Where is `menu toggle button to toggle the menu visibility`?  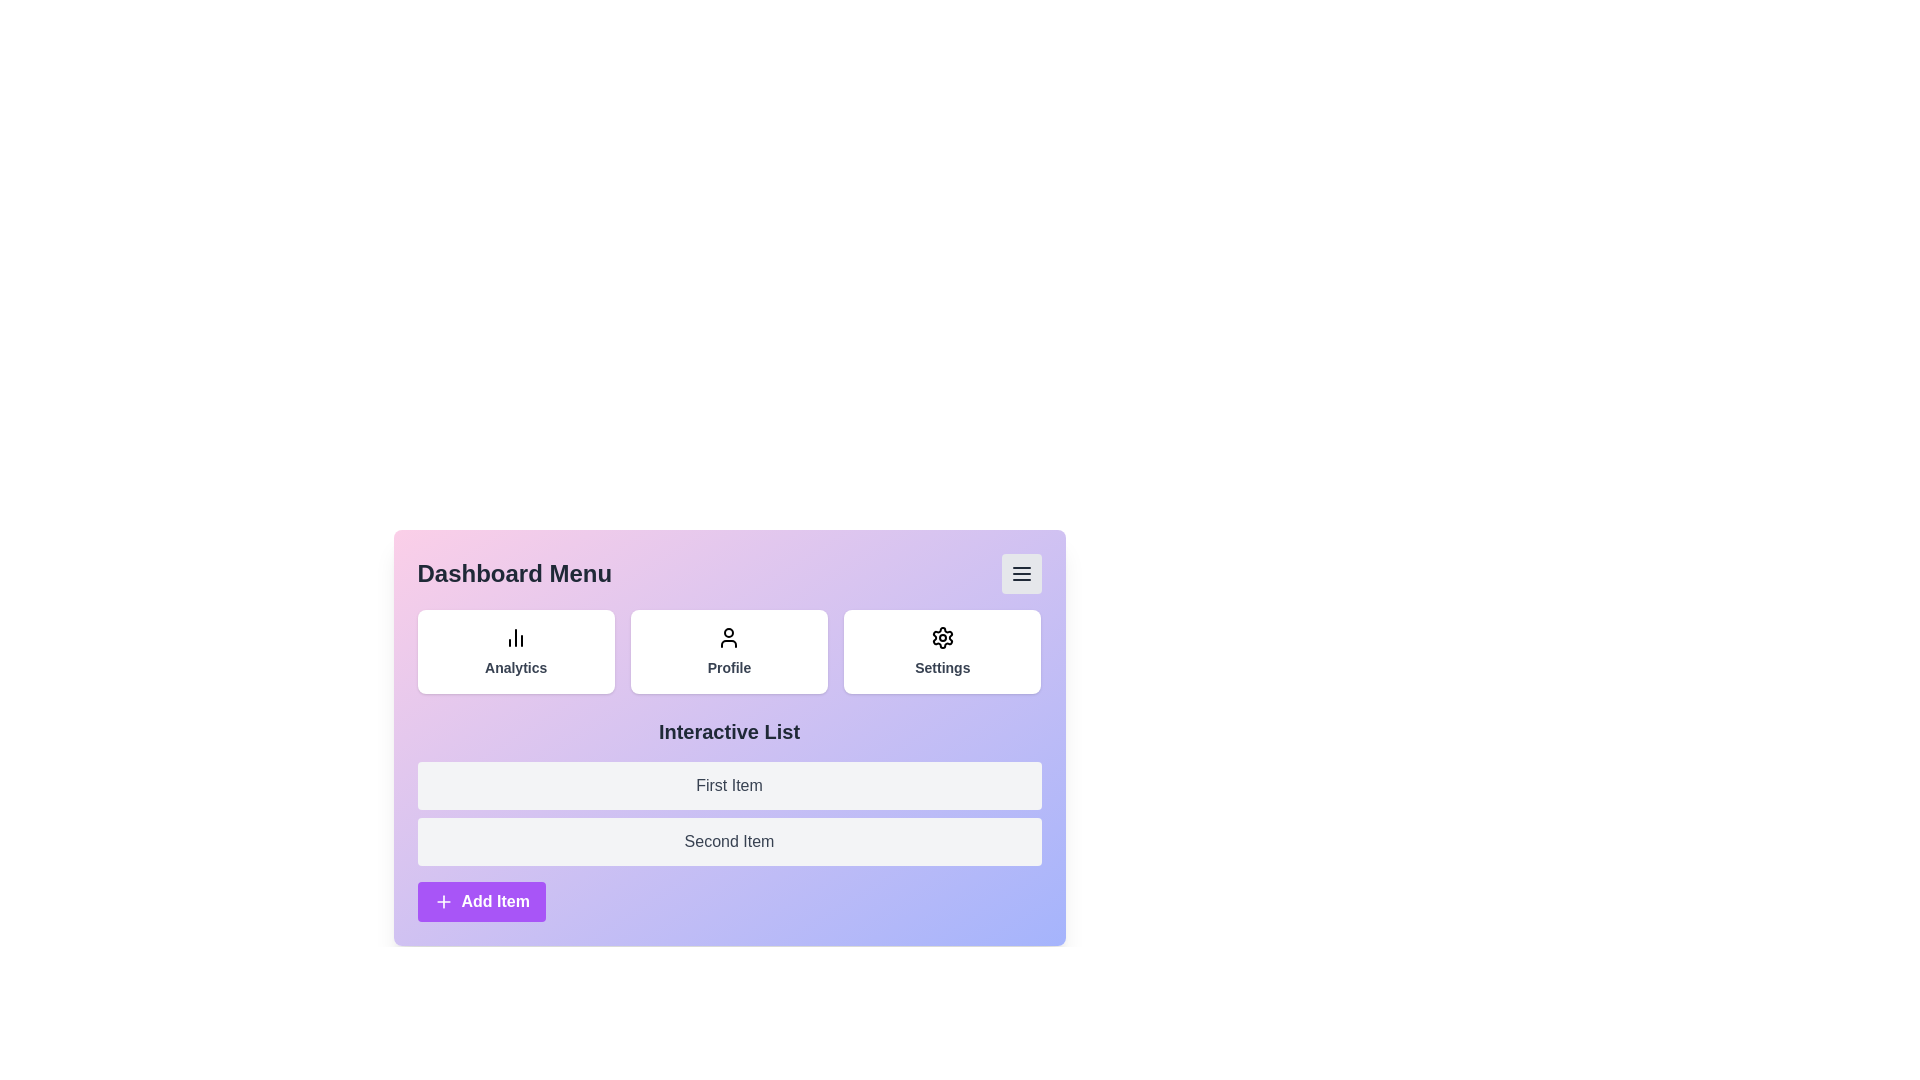 menu toggle button to toggle the menu visibility is located at coordinates (1021, 574).